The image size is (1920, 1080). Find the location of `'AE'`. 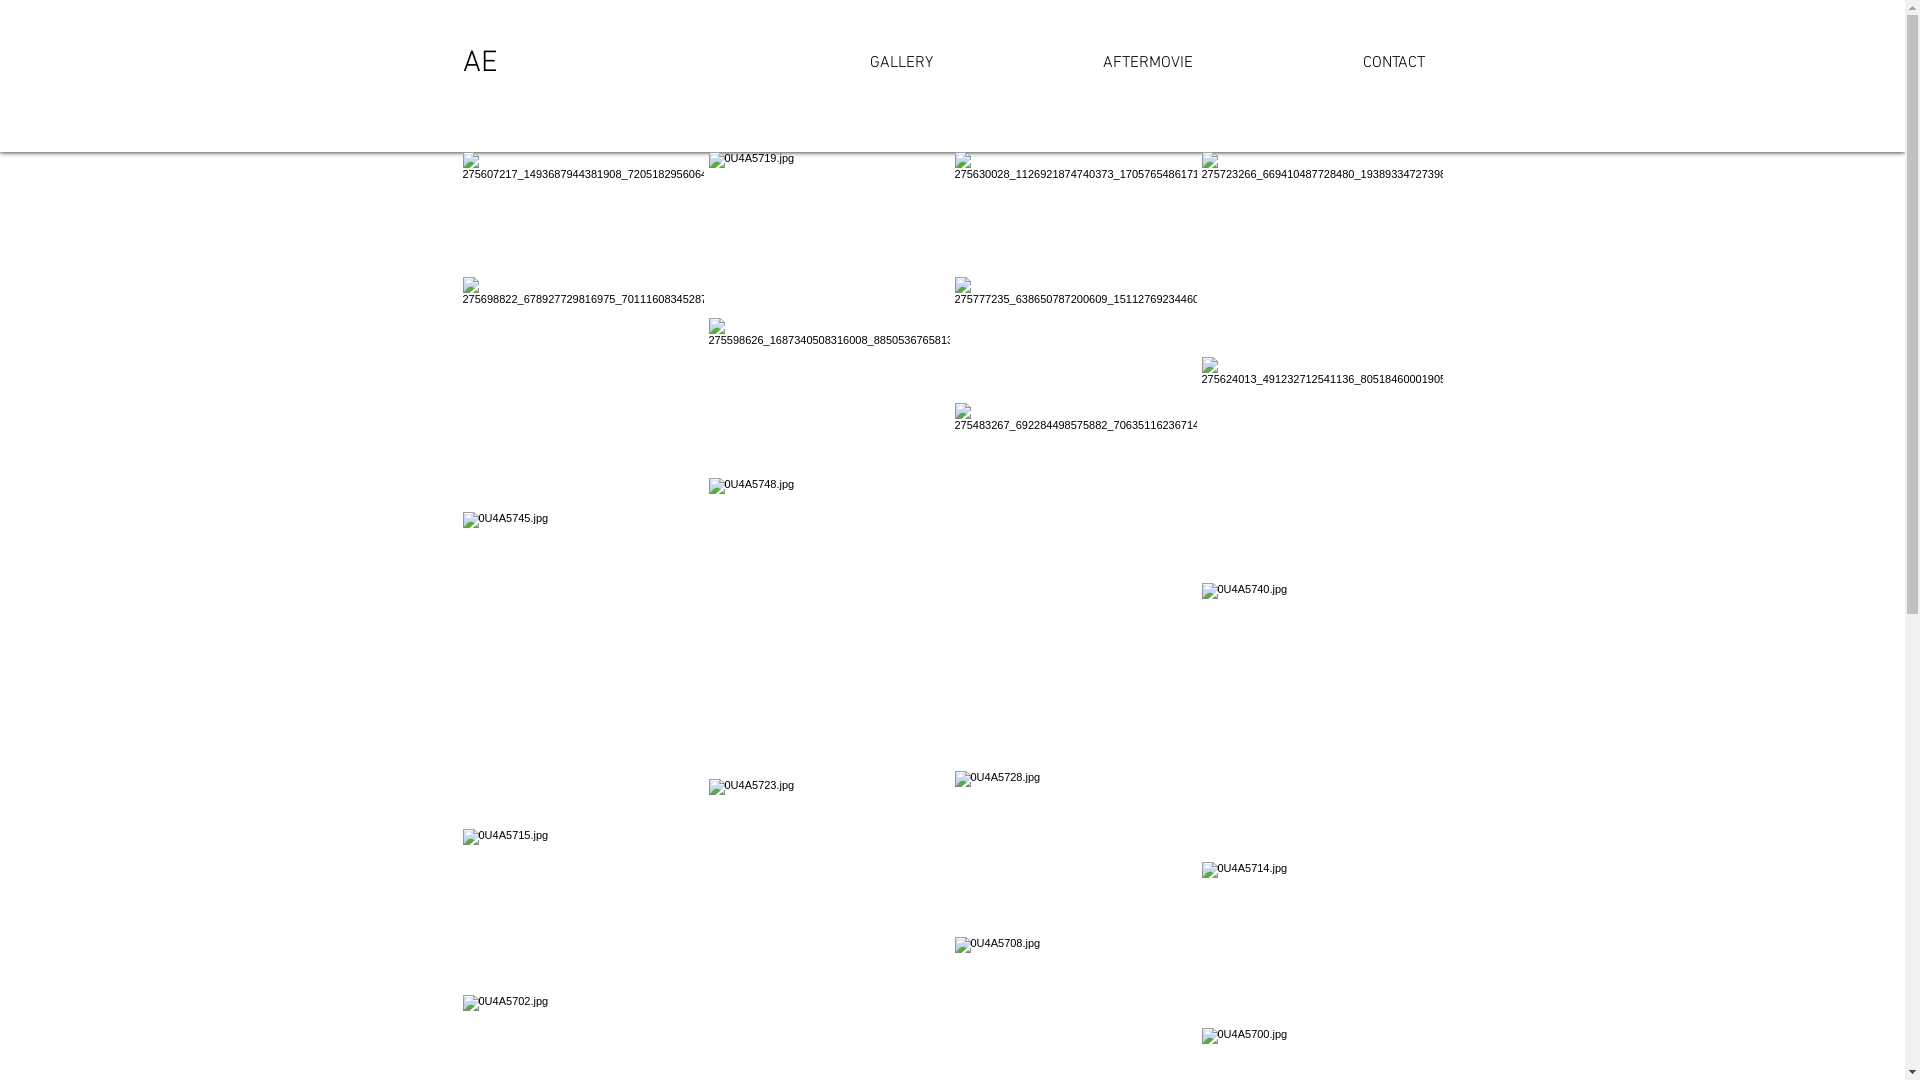

'AE' is located at coordinates (478, 62).